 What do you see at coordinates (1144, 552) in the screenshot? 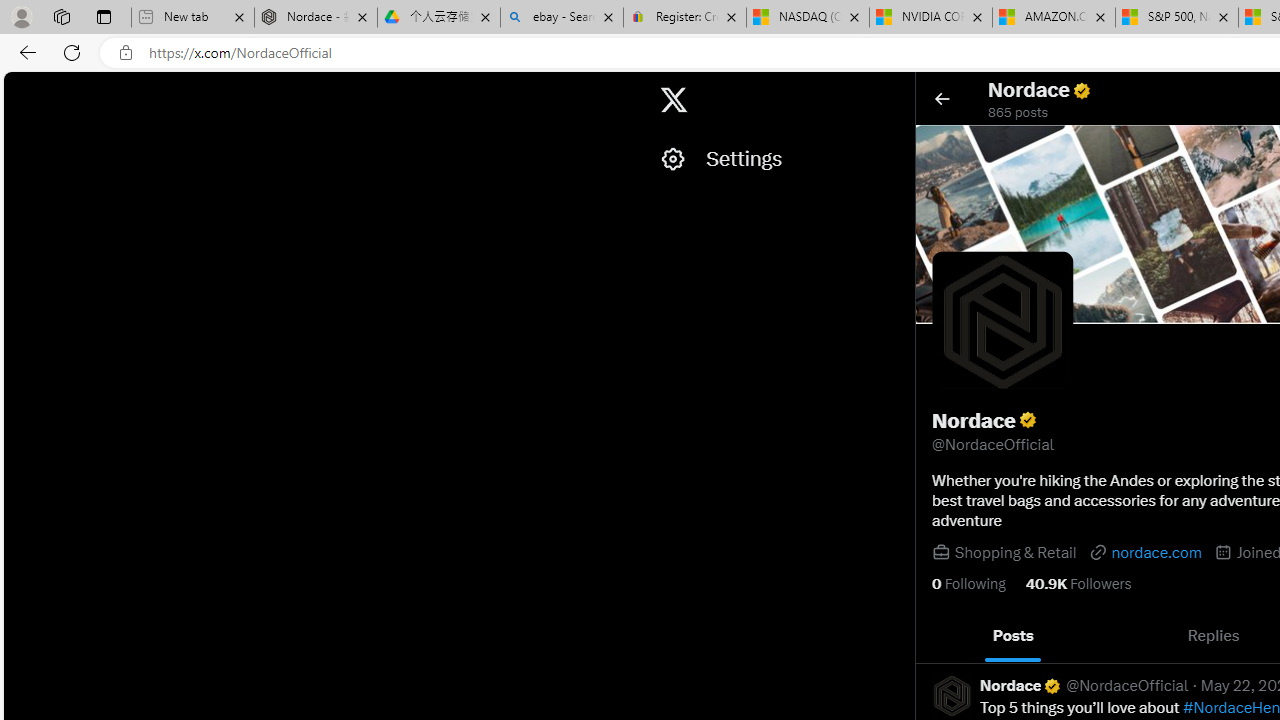
I see `'nordace.com'` at bounding box center [1144, 552].